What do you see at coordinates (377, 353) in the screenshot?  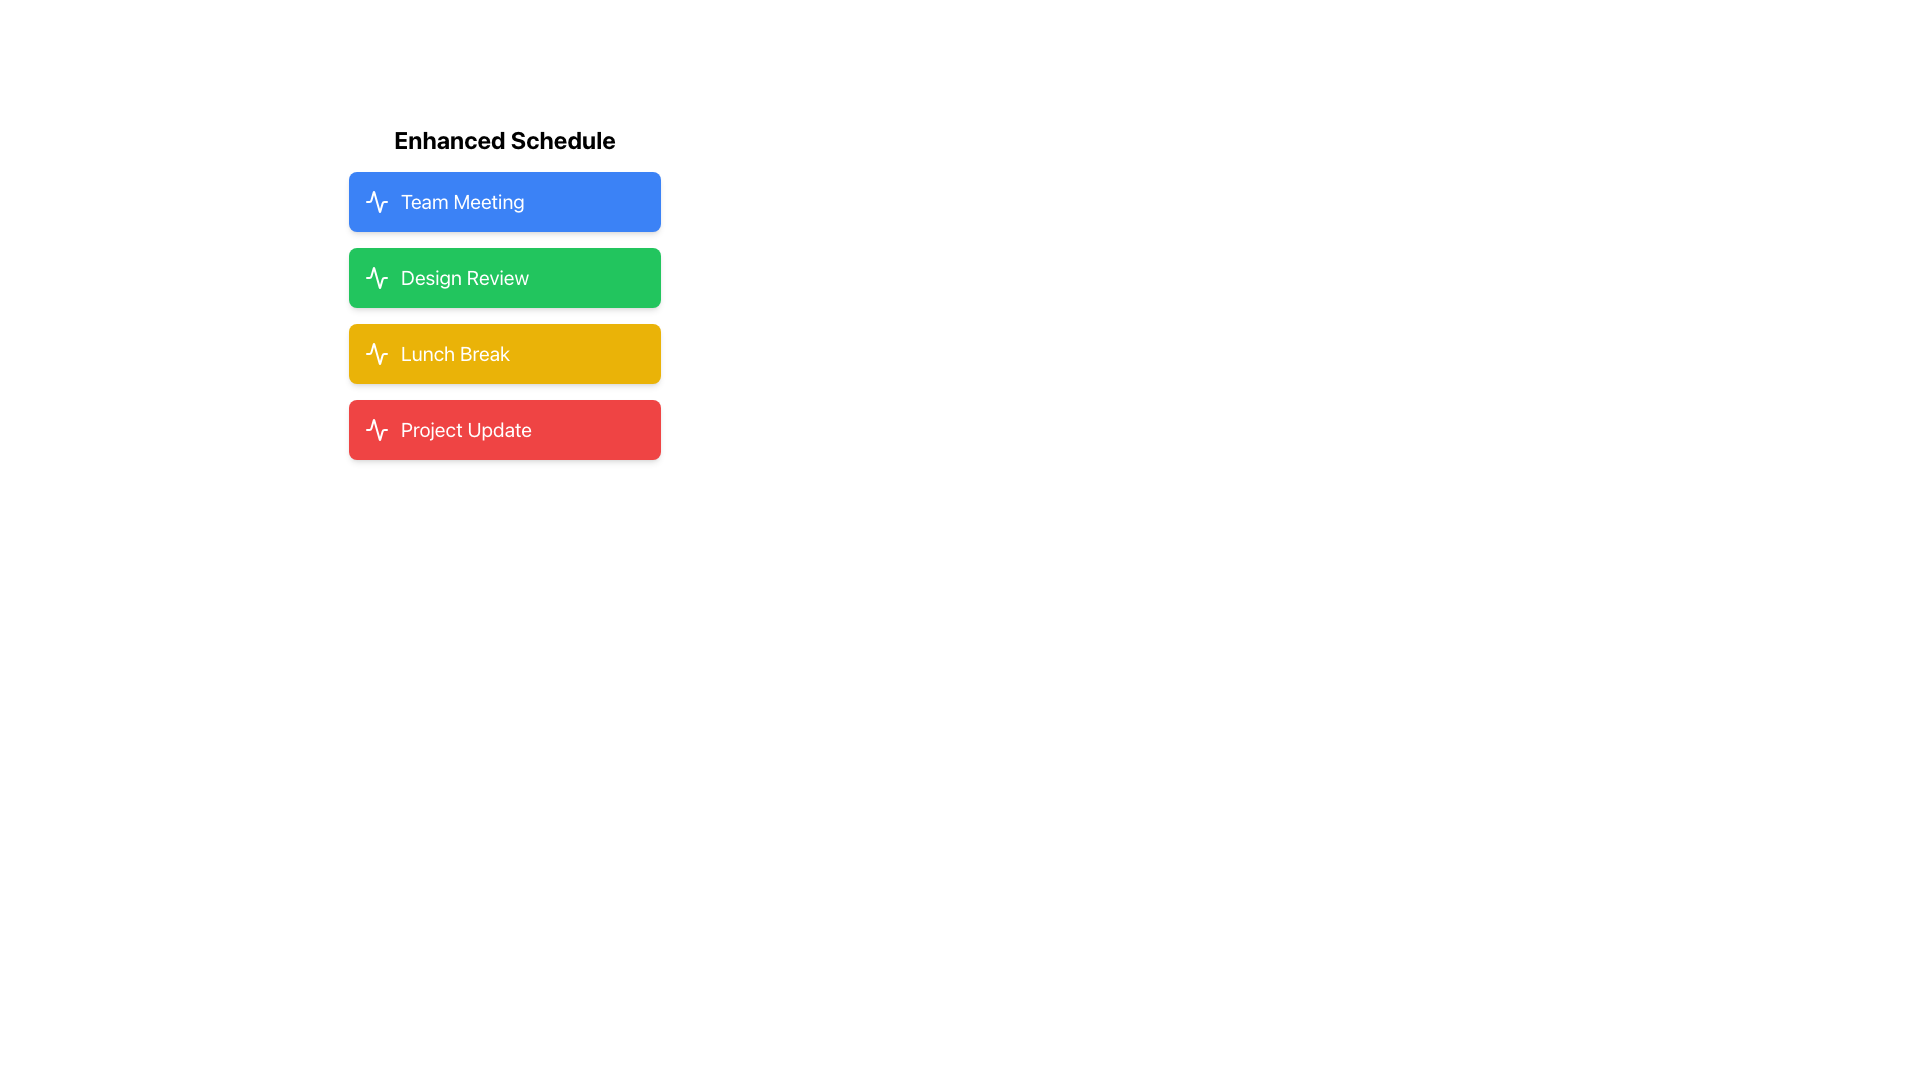 I see `the decorative icon representing activity or energy in the 'Lunch Break' section, positioned closely to the left edge before the text 'Lunch Break'` at bounding box center [377, 353].